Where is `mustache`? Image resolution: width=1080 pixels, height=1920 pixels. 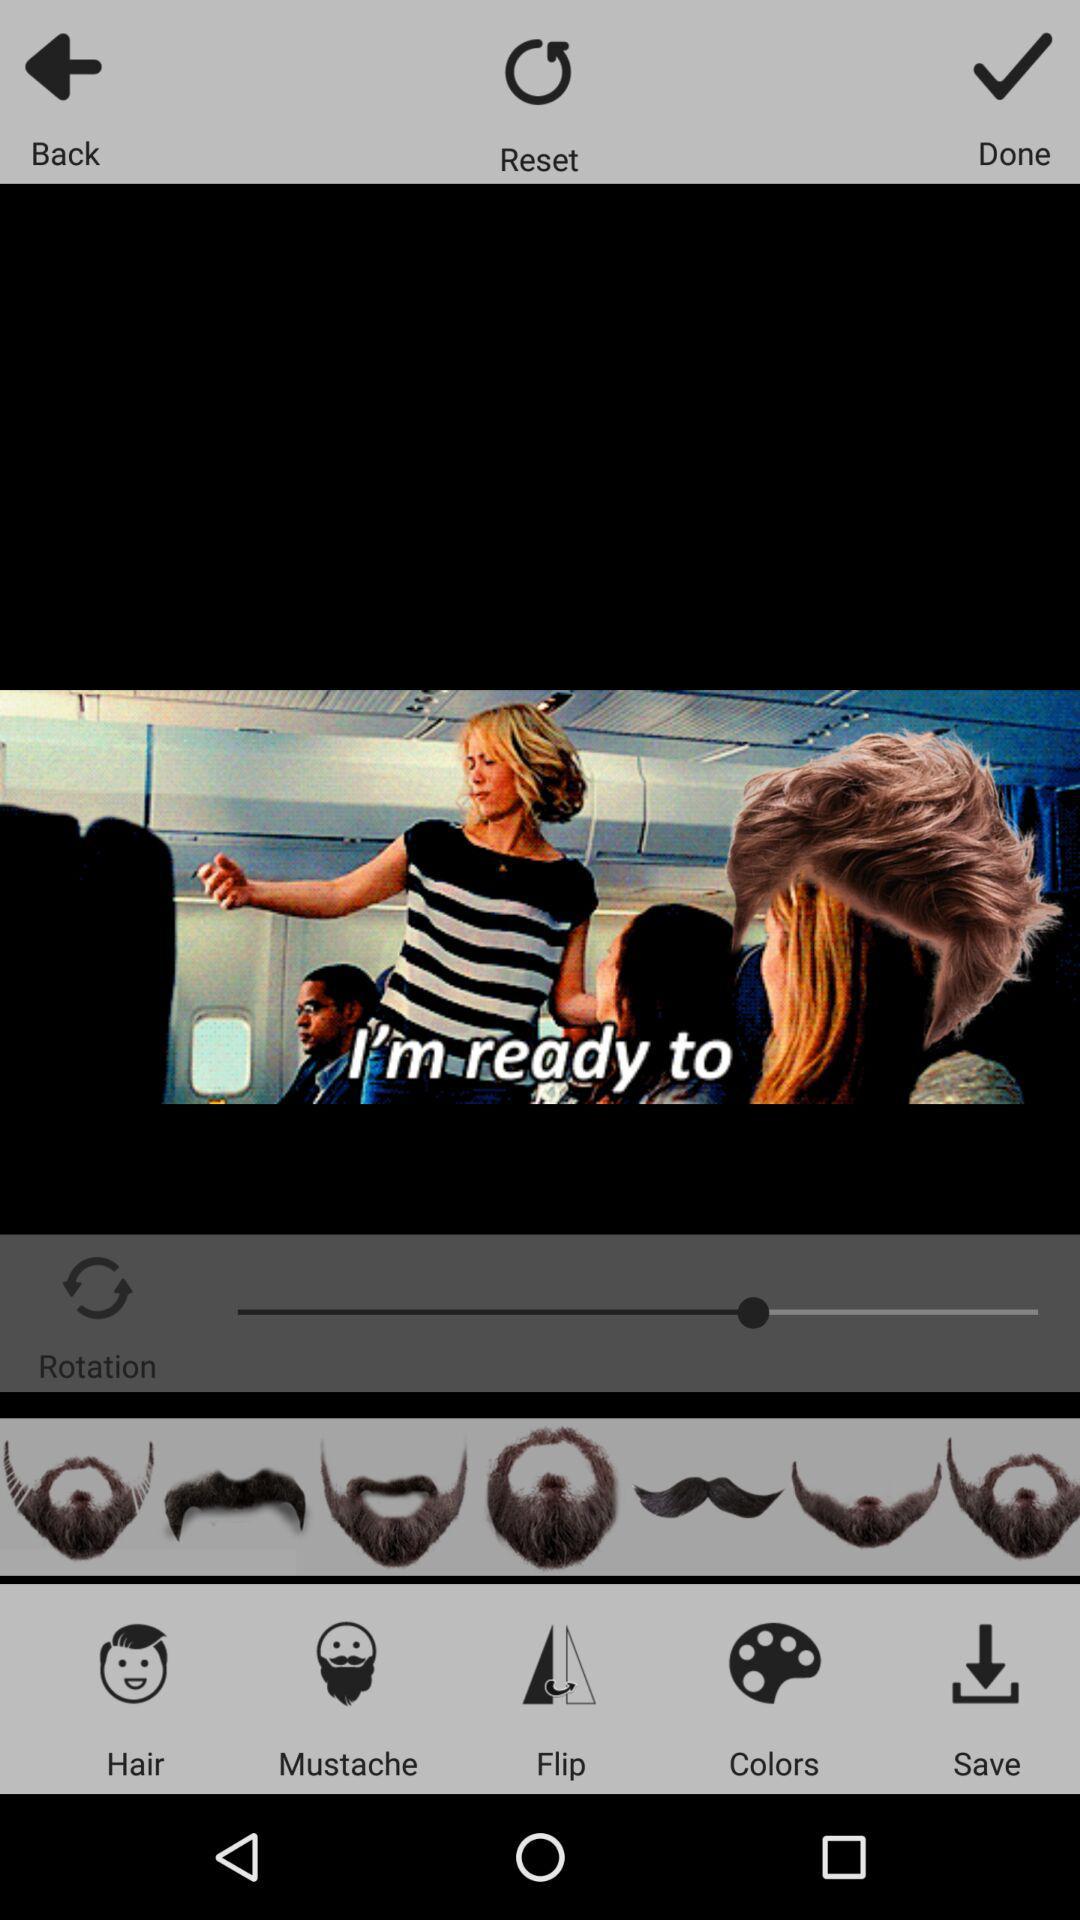 mustache is located at coordinates (235, 1497).